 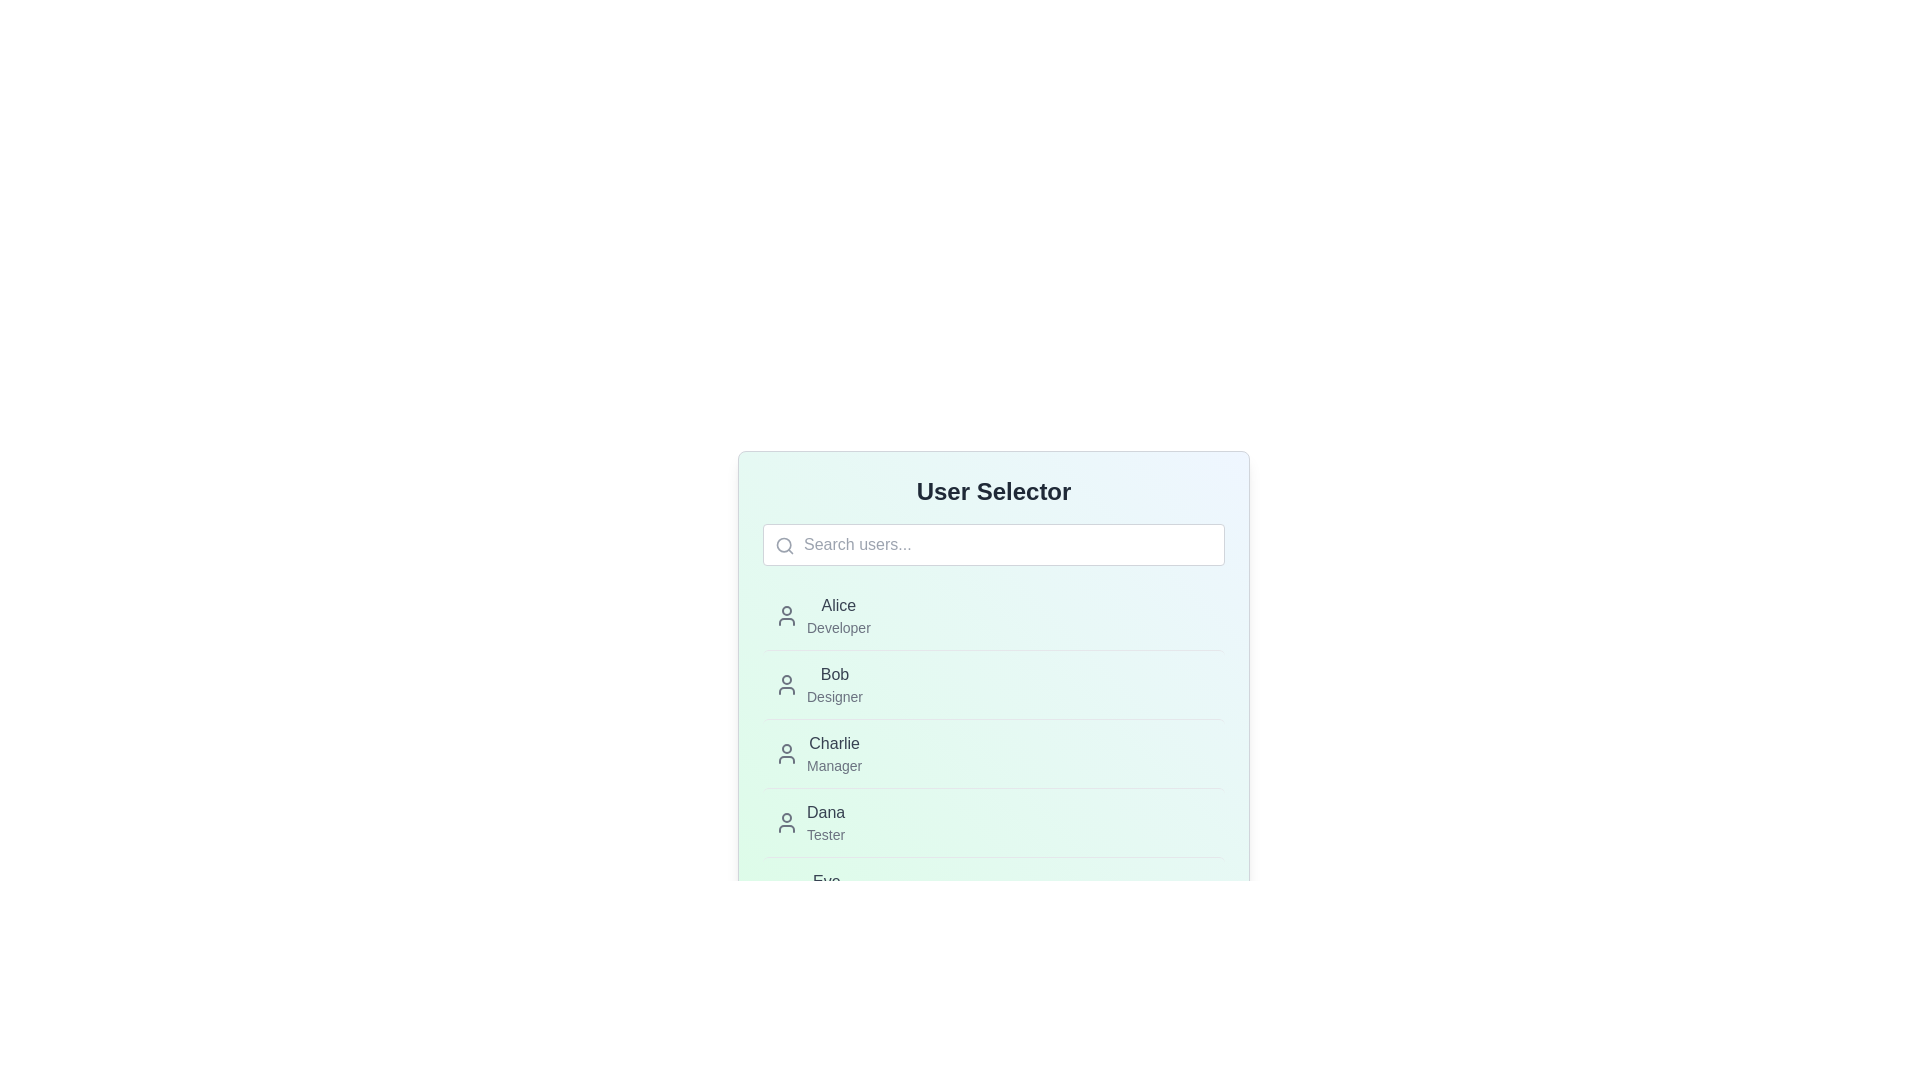 I want to click on the list item representing the user 'Charlie' who is a 'Manager', located centrally, so click(x=993, y=753).